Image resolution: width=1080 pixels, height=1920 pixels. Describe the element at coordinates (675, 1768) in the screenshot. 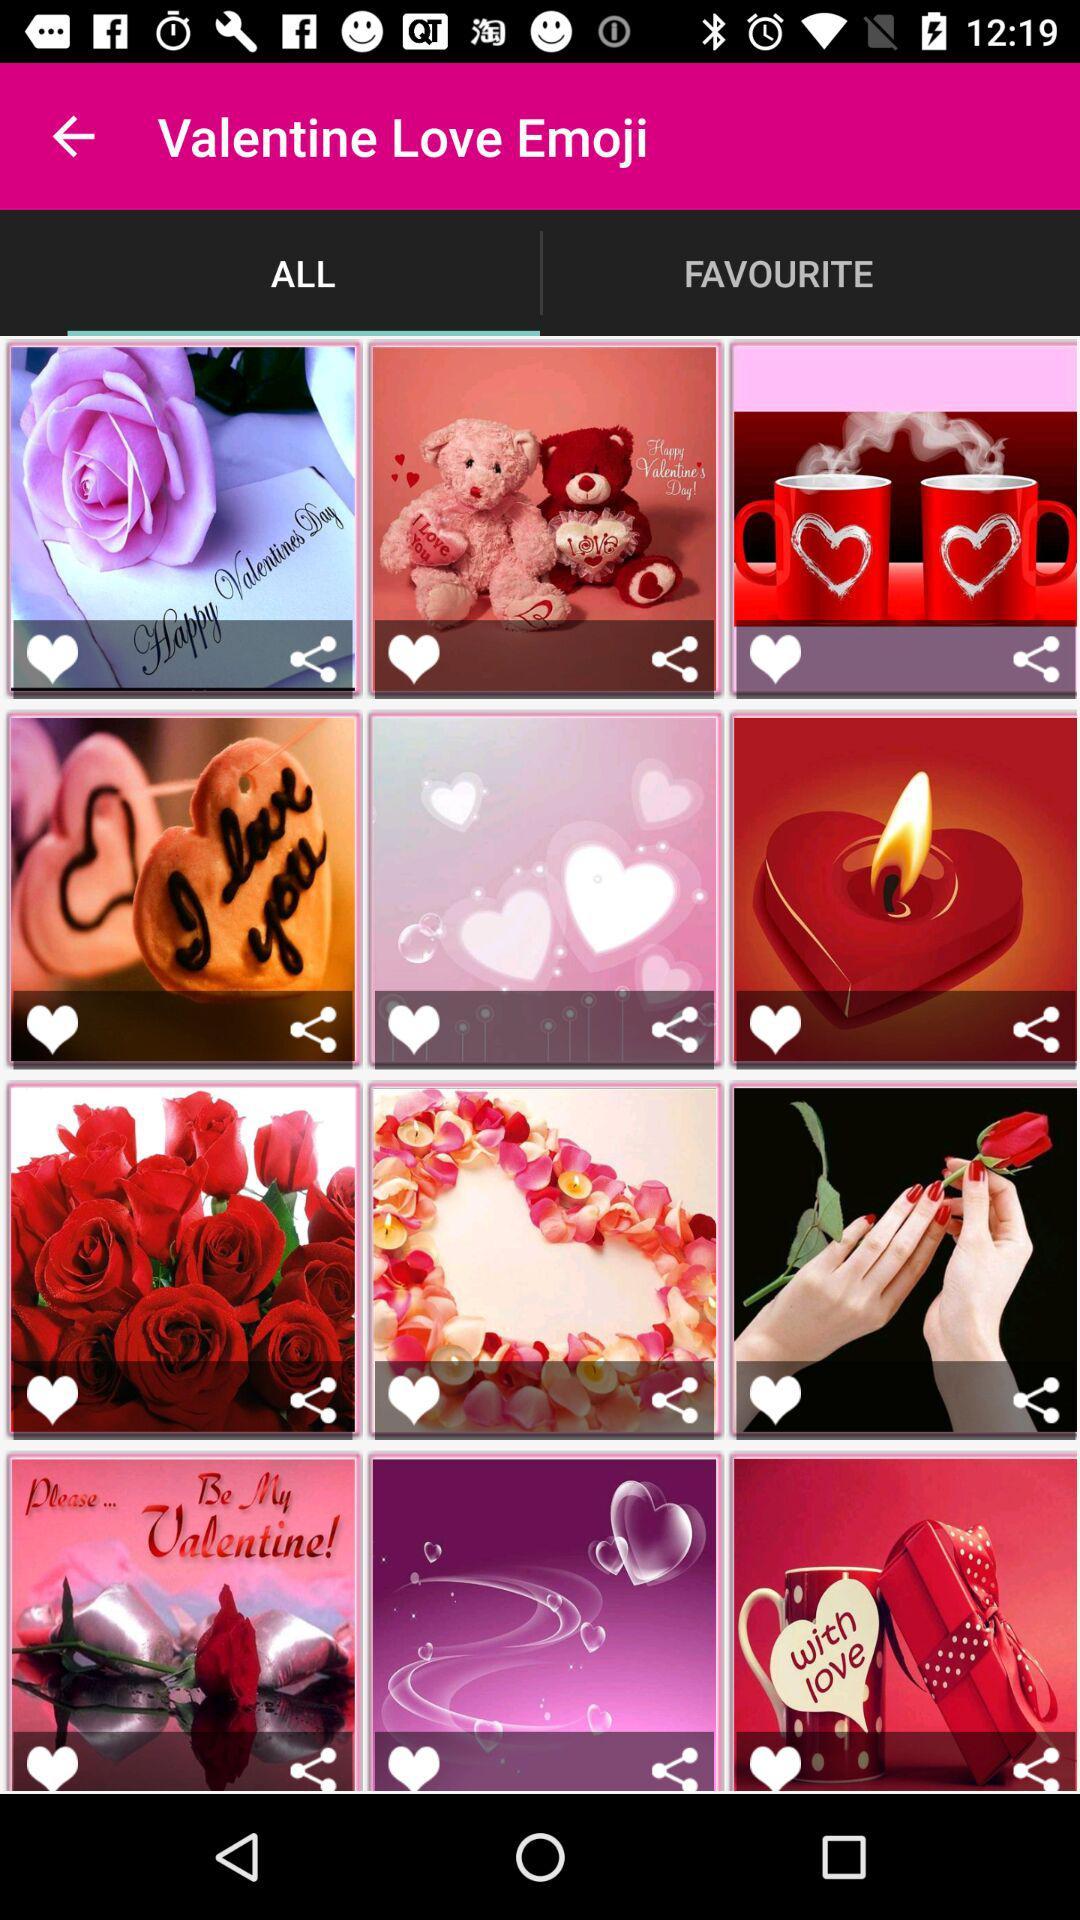

I see `click share` at that location.